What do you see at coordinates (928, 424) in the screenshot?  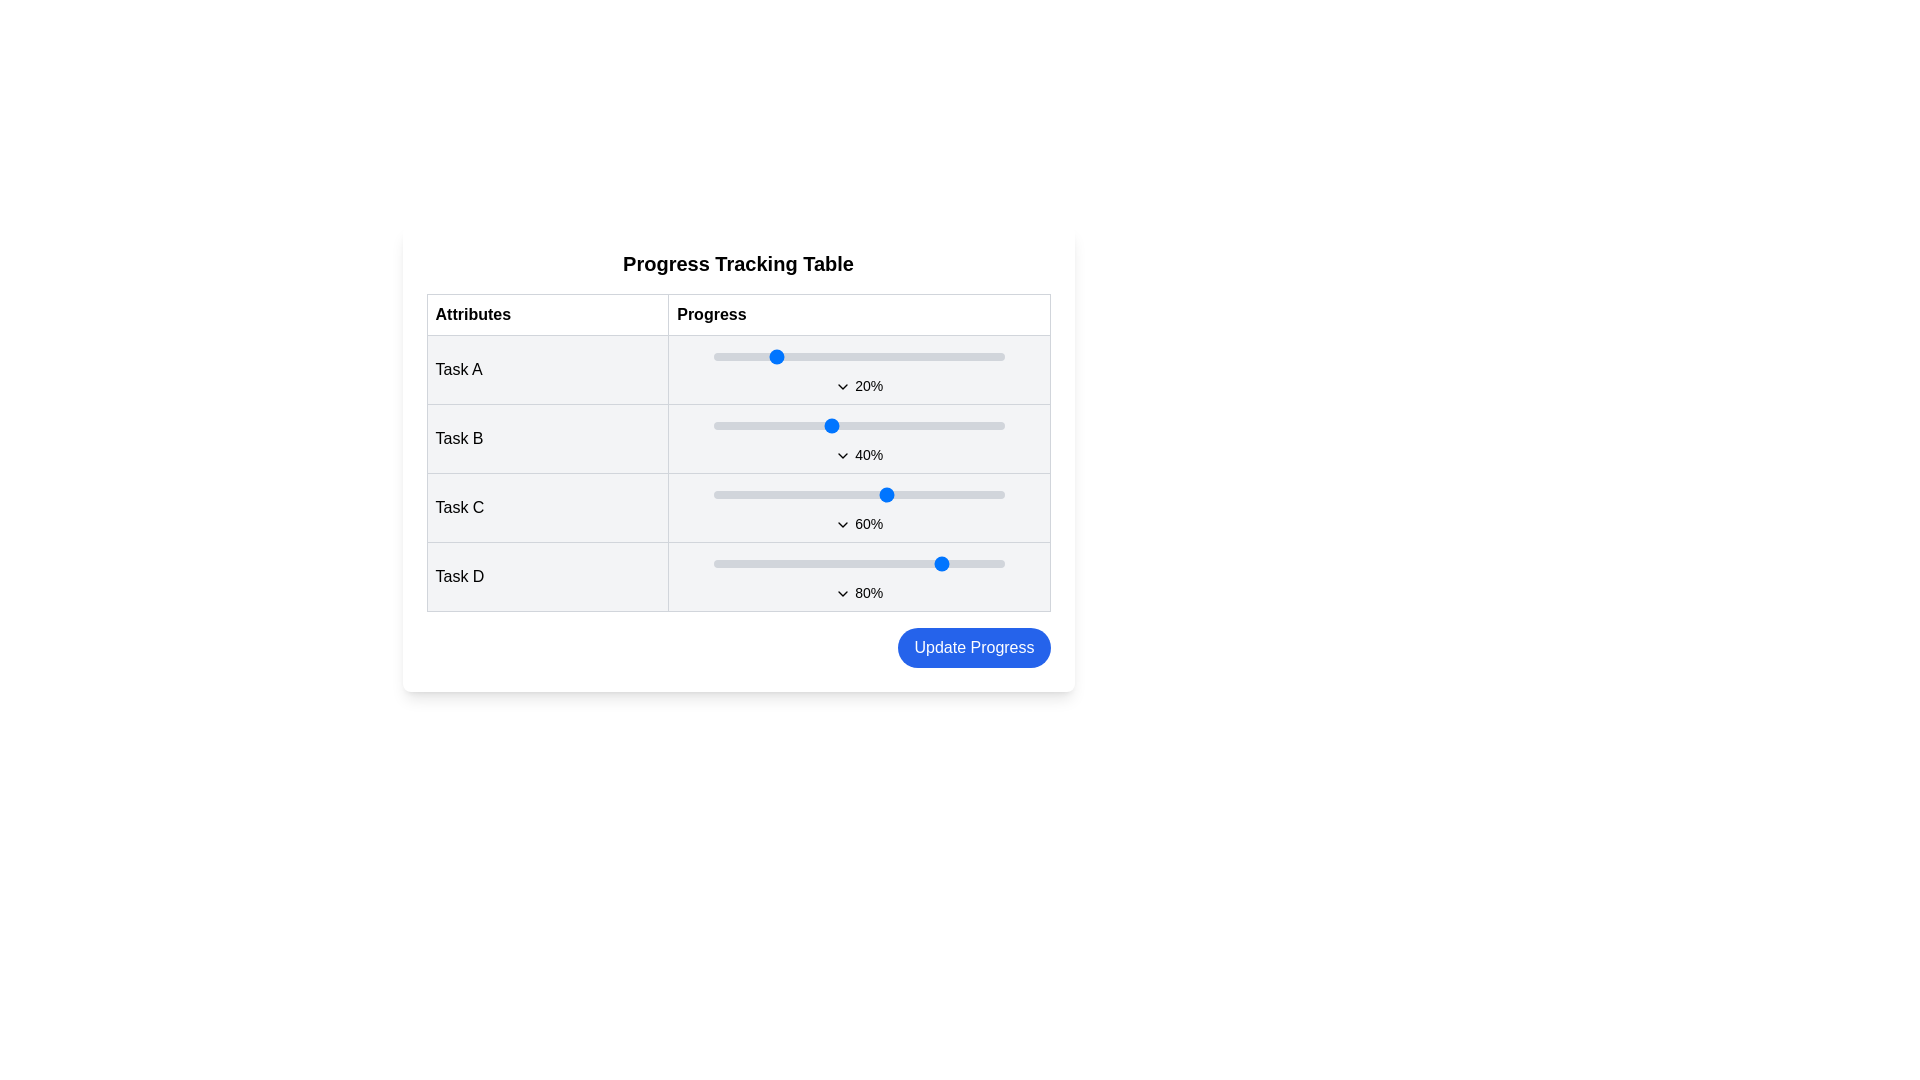 I see `the progress of Task B` at bounding box center [928, 424].